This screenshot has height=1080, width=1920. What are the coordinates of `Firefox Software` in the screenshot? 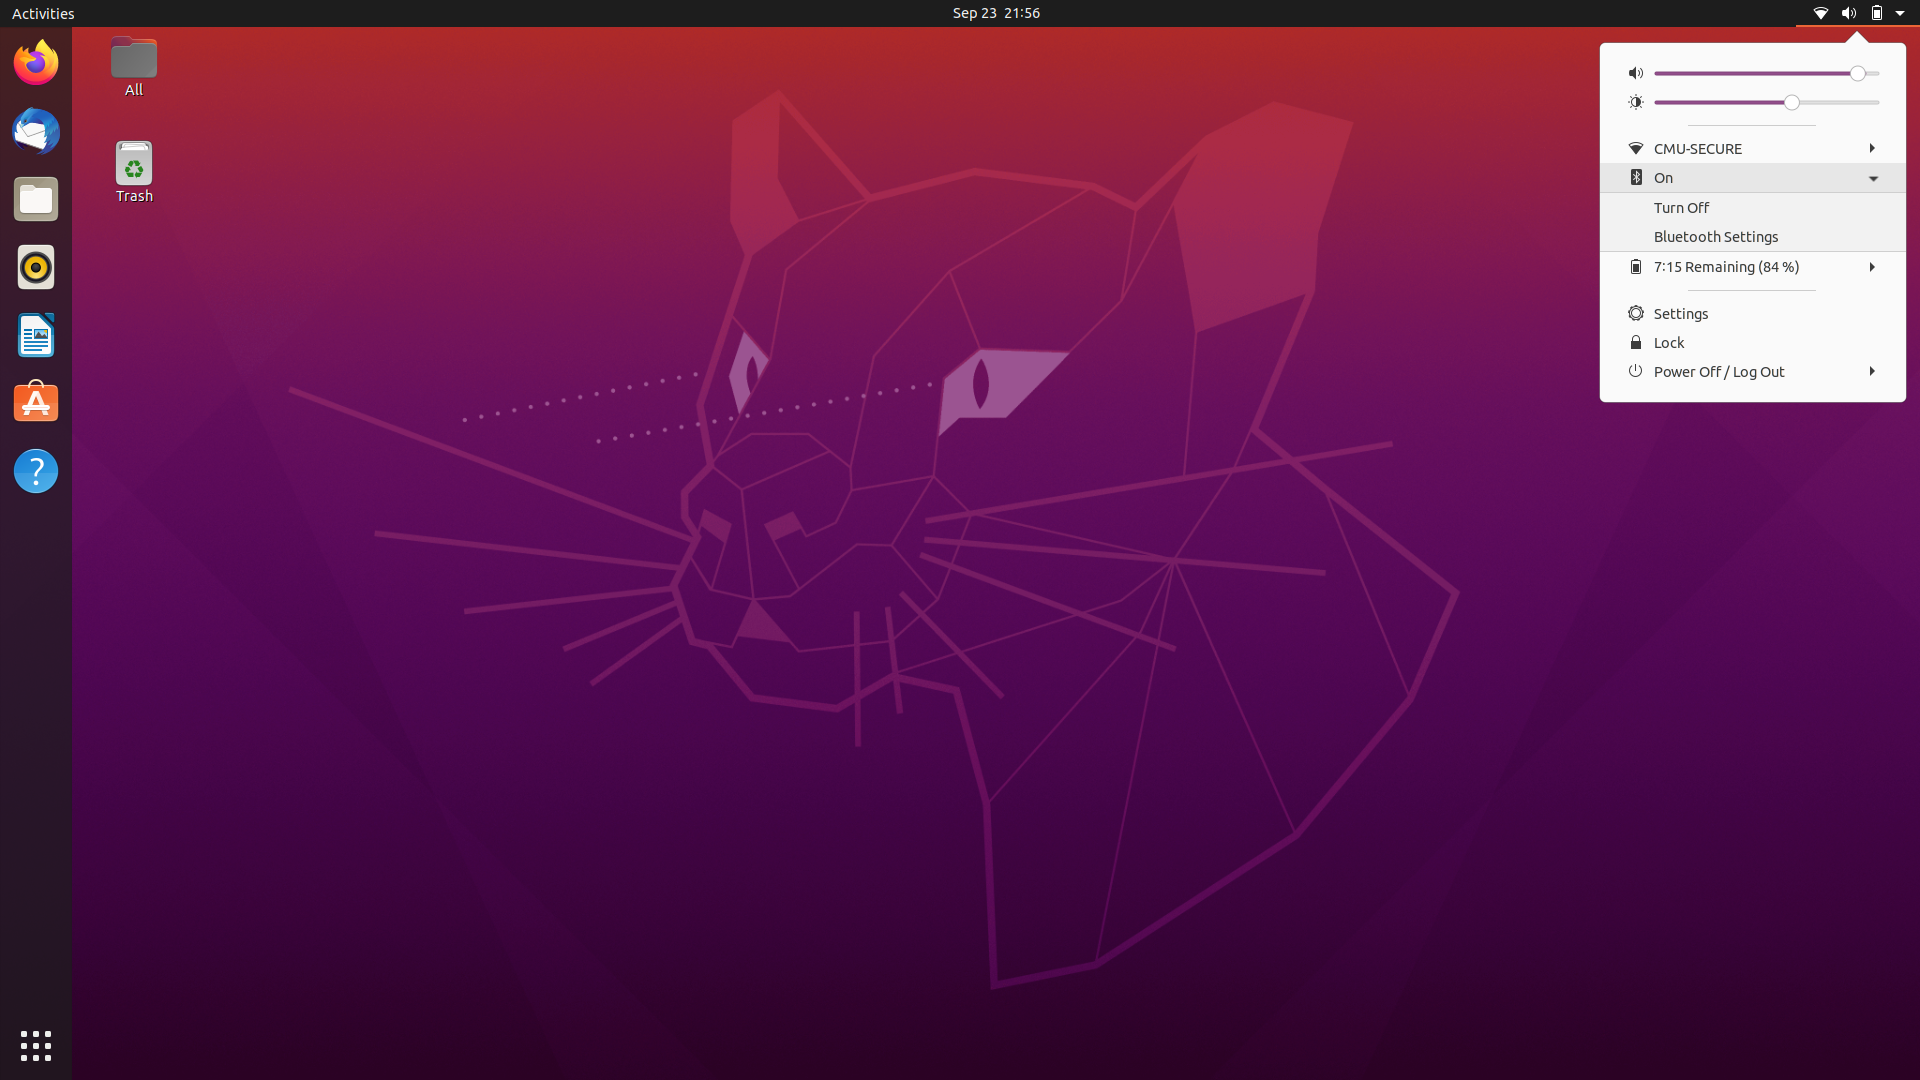 It's located at (34, 60).